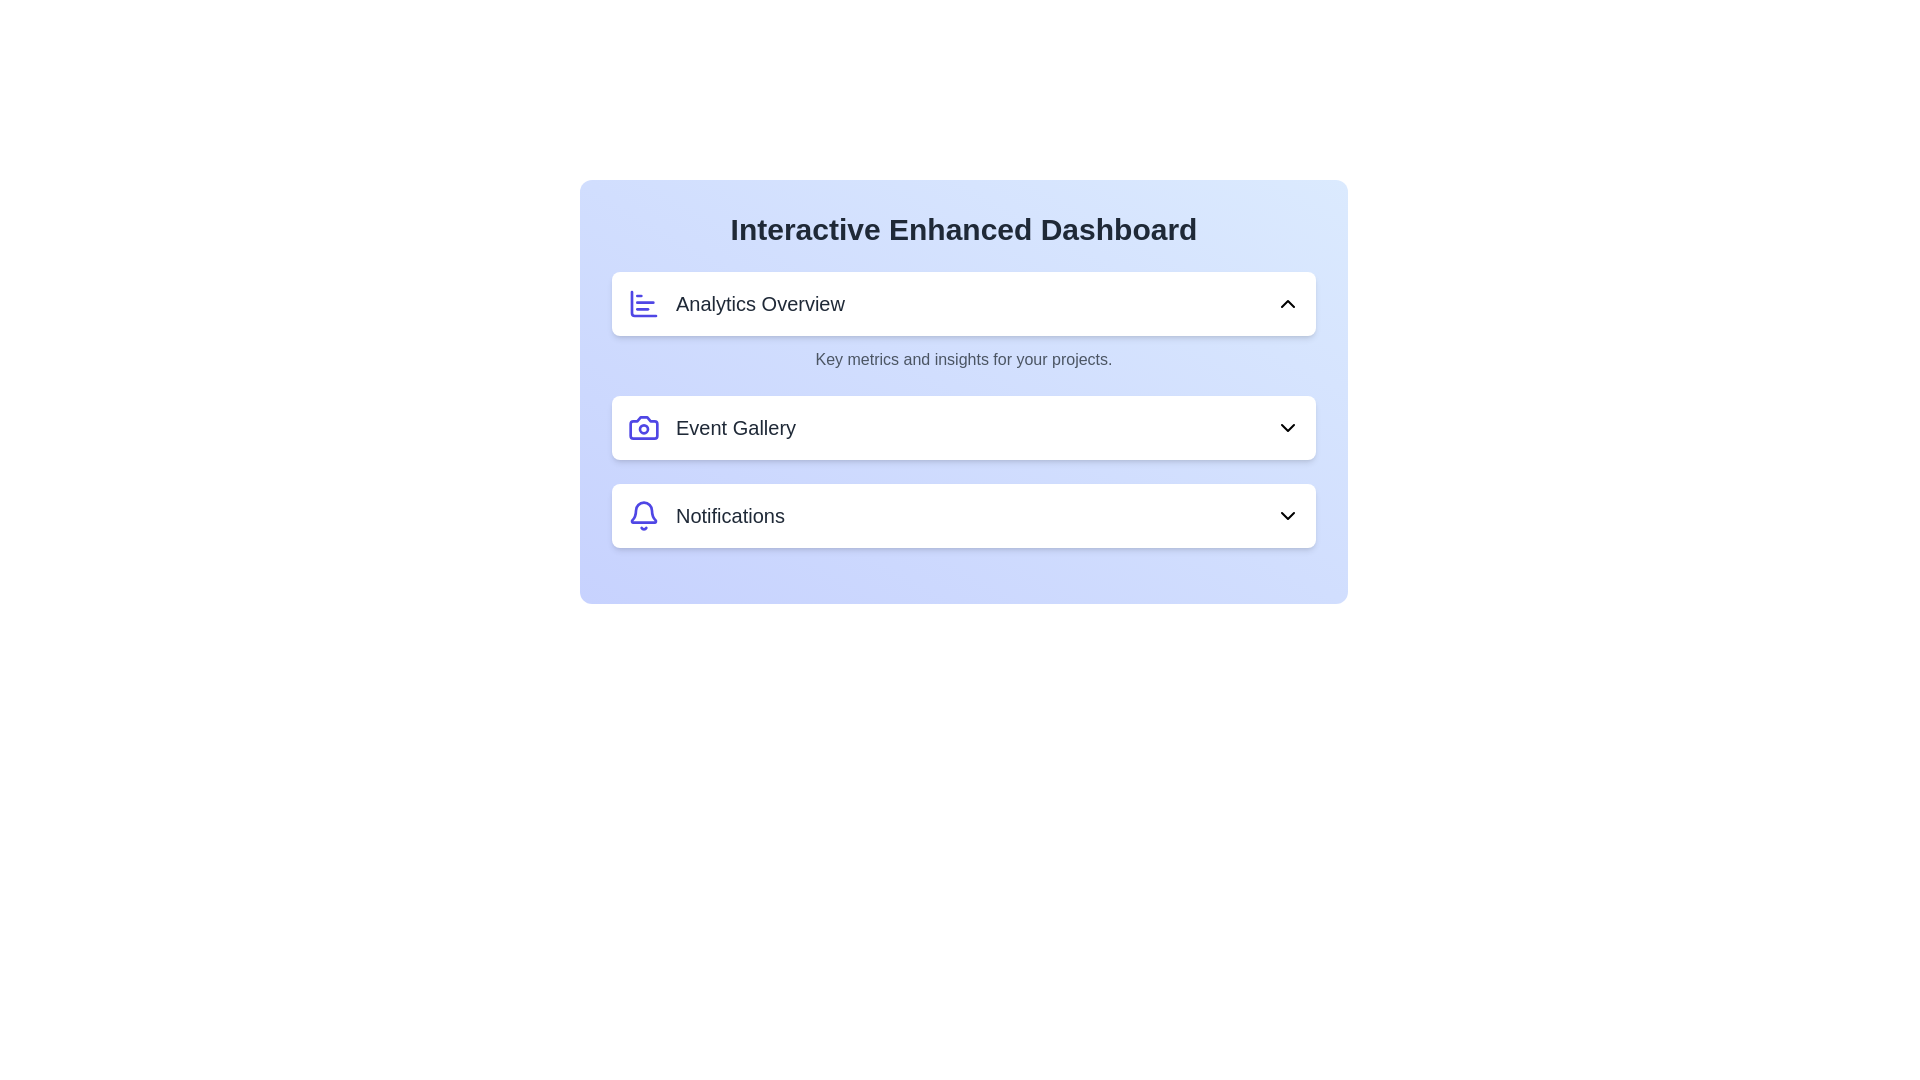  Describe the element at coordinates (643, 427) in the screenshot. I see `the icon of the Event Gallery section` at that location.